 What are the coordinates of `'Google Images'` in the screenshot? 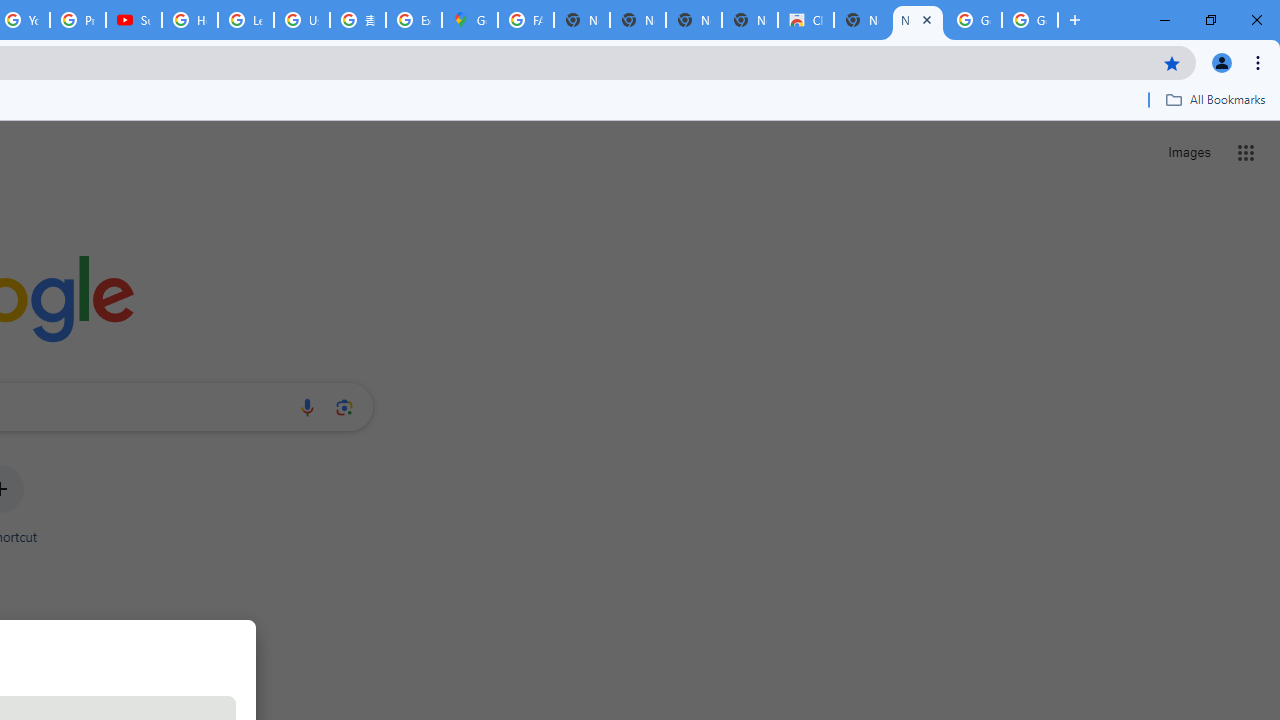 It's located at (1030, 20).